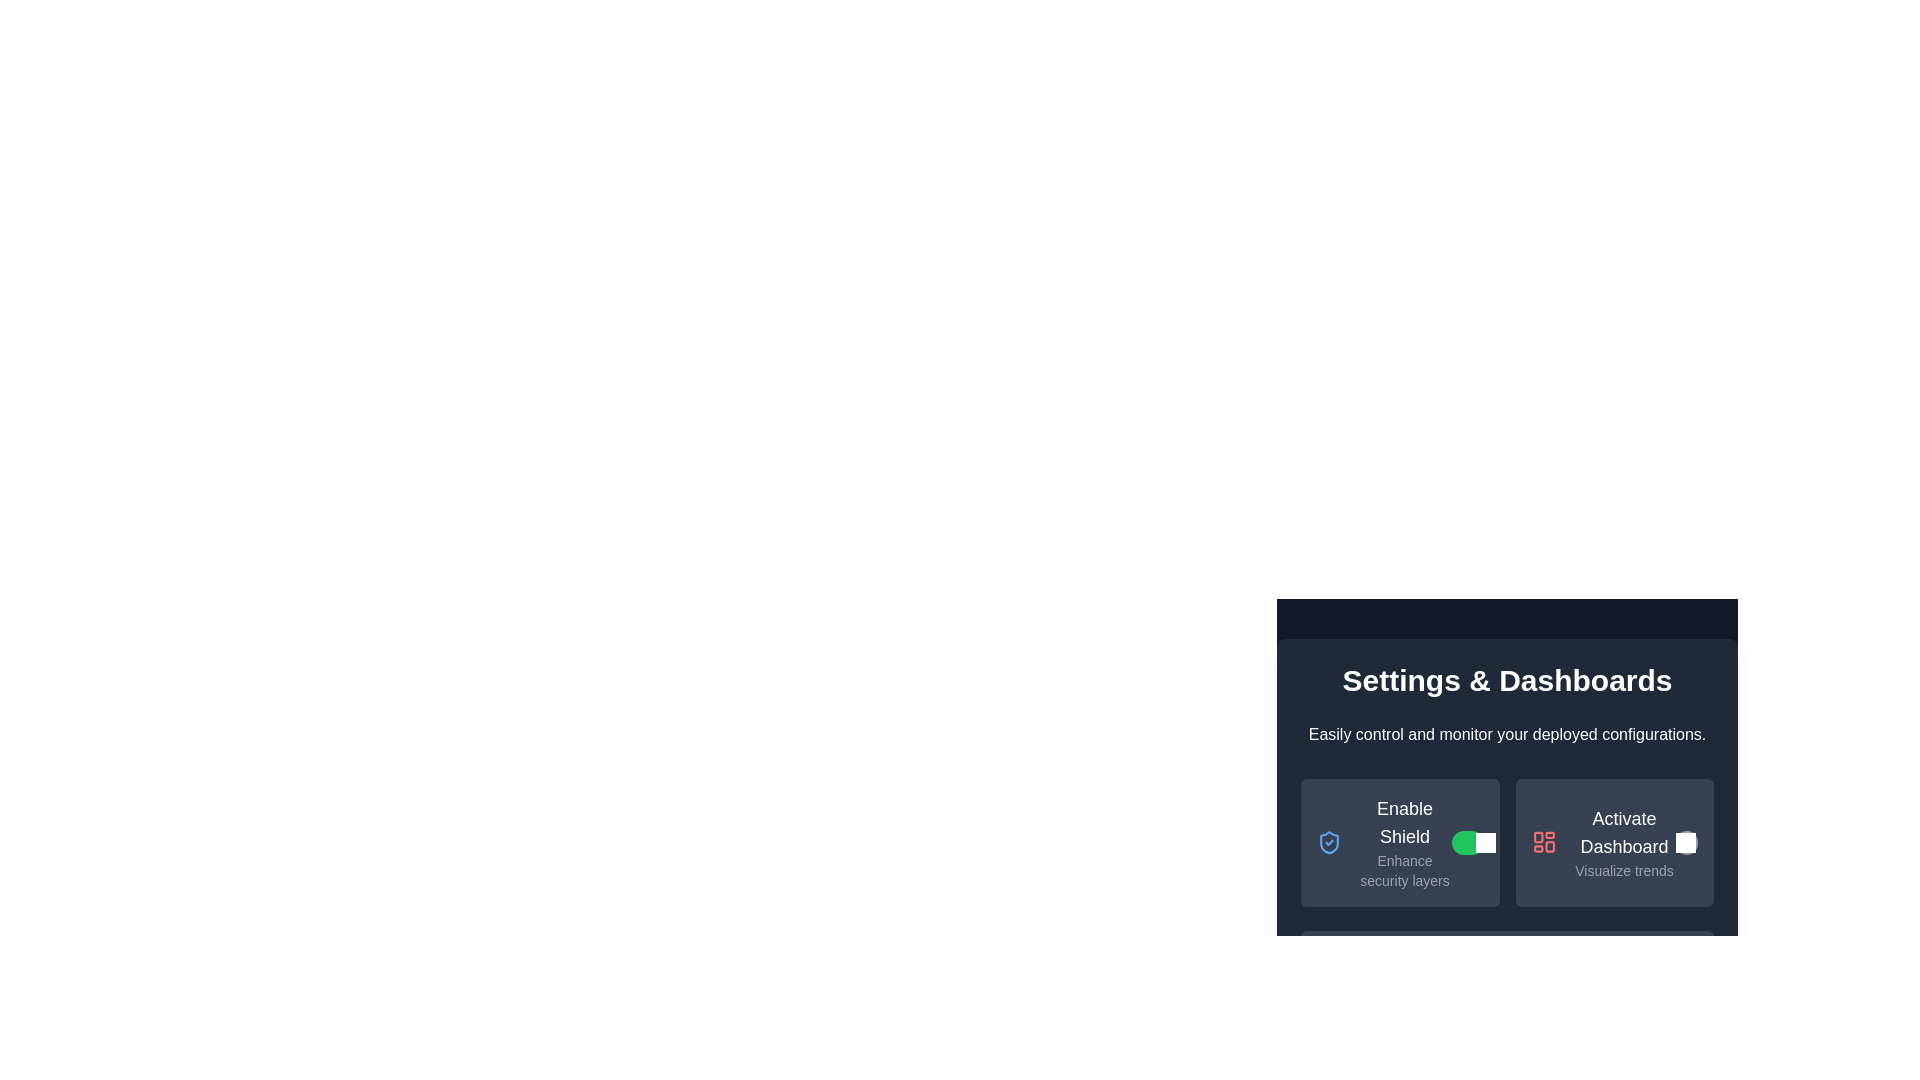 The width and height of the screenshot is (1920, 1080). I want to click on the descriptive text block located below the 'Settings & Dashboards' heading, which provides additional context or instructions about the functionalities offered in the section, so click(1507, 735).